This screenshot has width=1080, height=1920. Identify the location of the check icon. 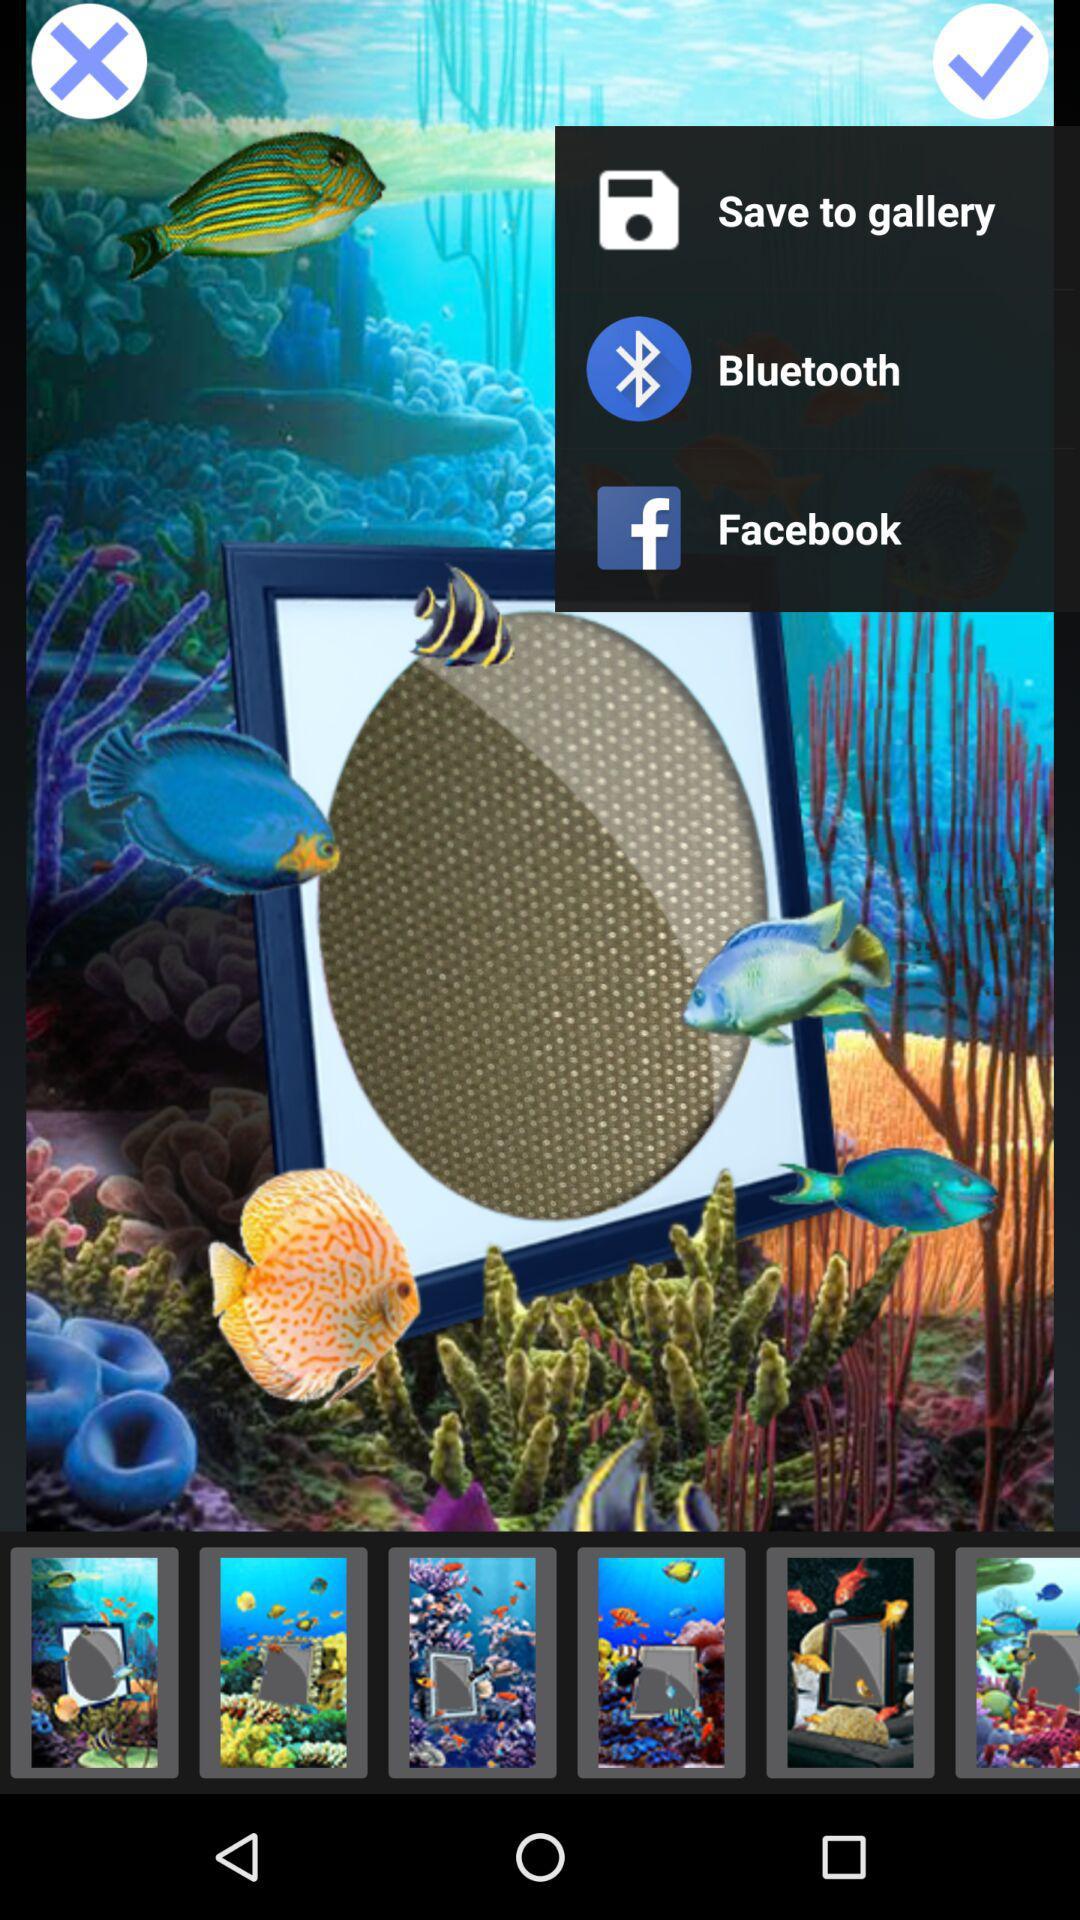
(990, 67).